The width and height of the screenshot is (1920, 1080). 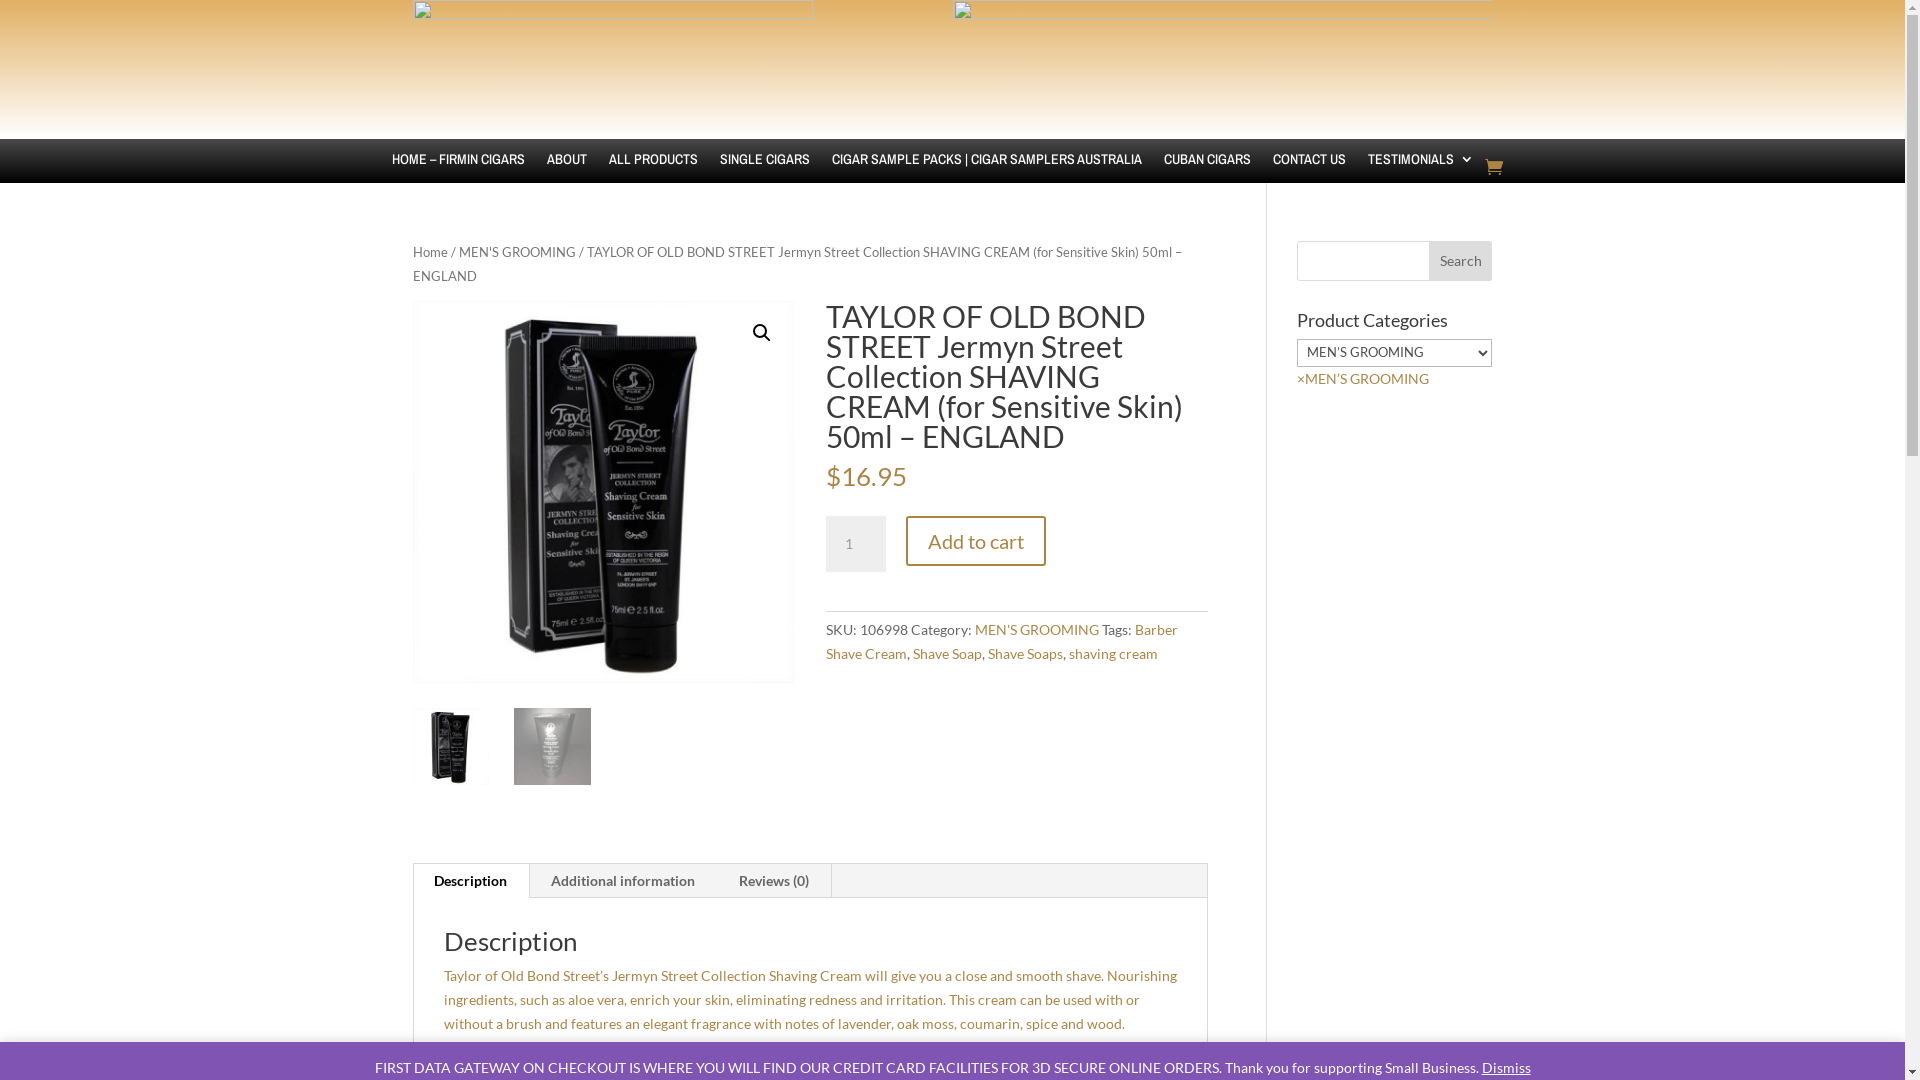 I want to click on 'shaving cream', so click(x=1112, y=653).